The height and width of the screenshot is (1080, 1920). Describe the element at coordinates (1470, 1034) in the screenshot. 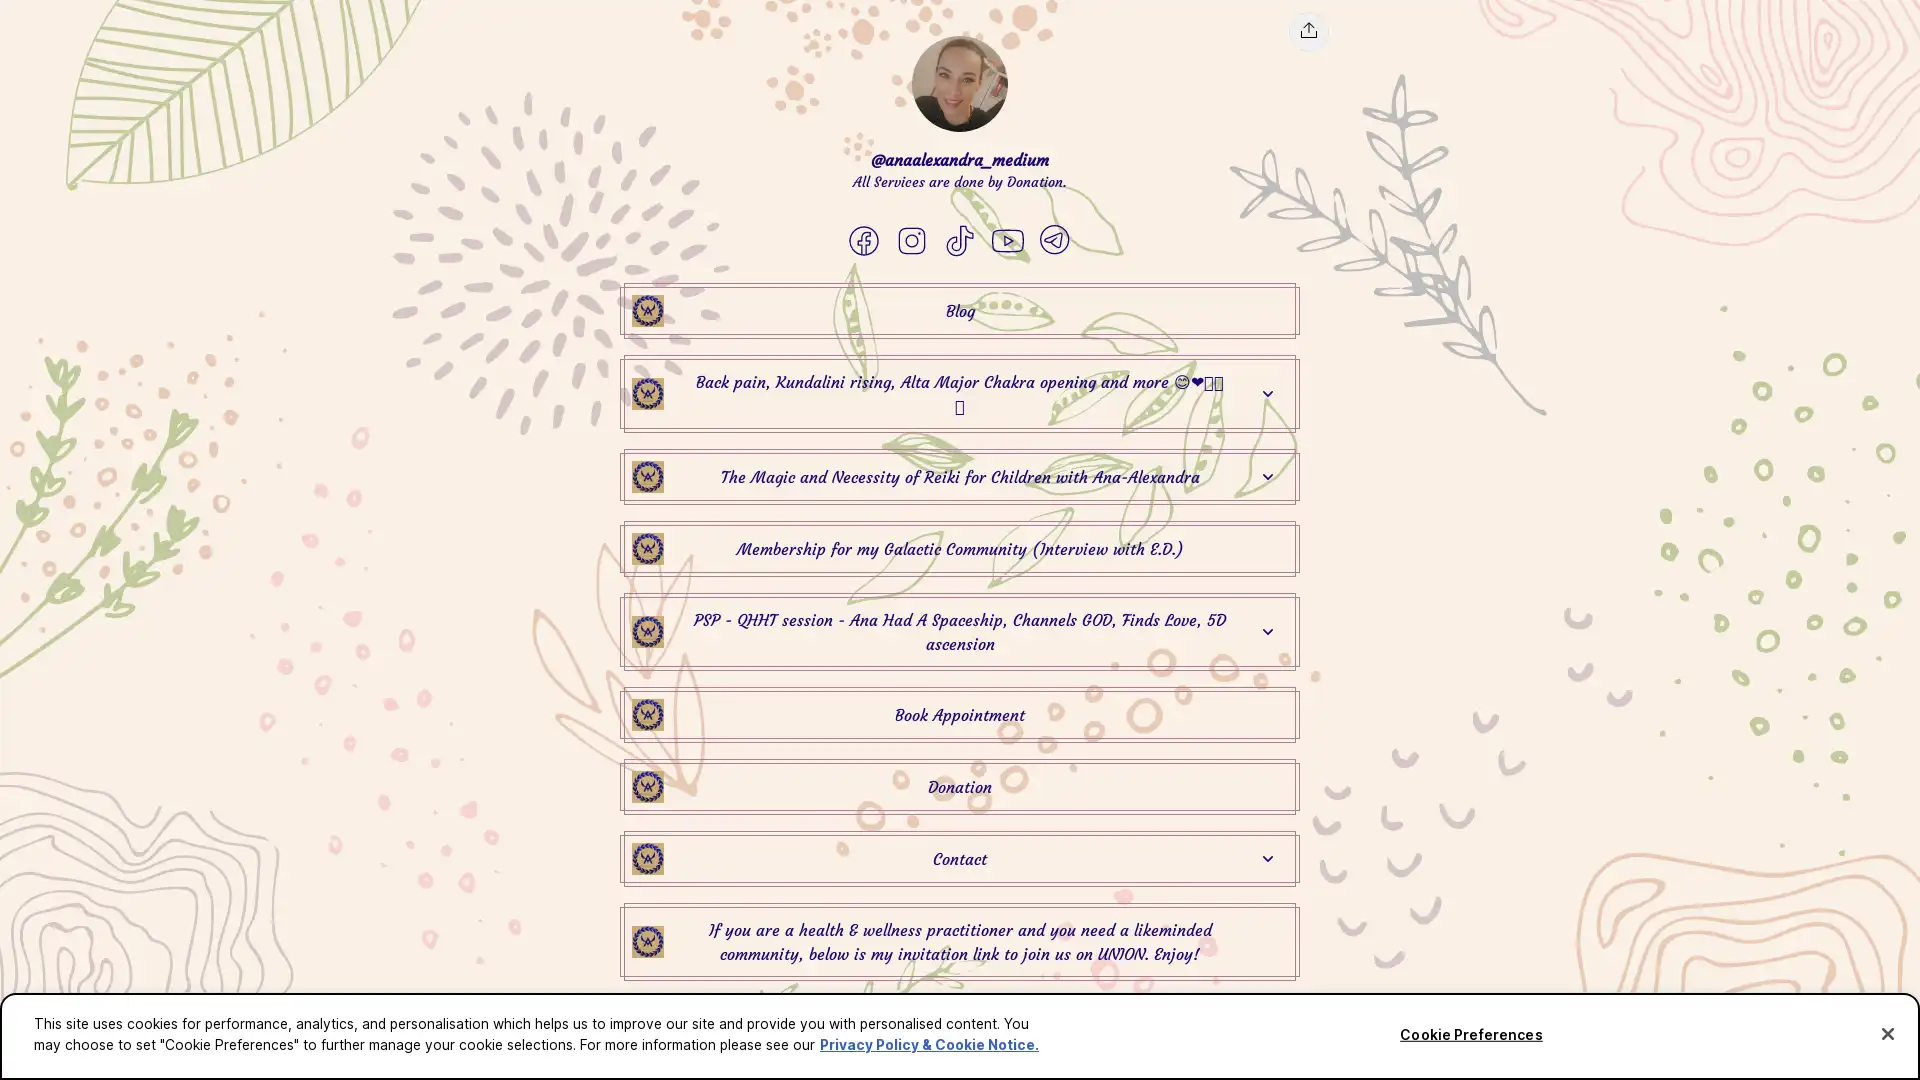

I see `Cookie Preferences` at that location.